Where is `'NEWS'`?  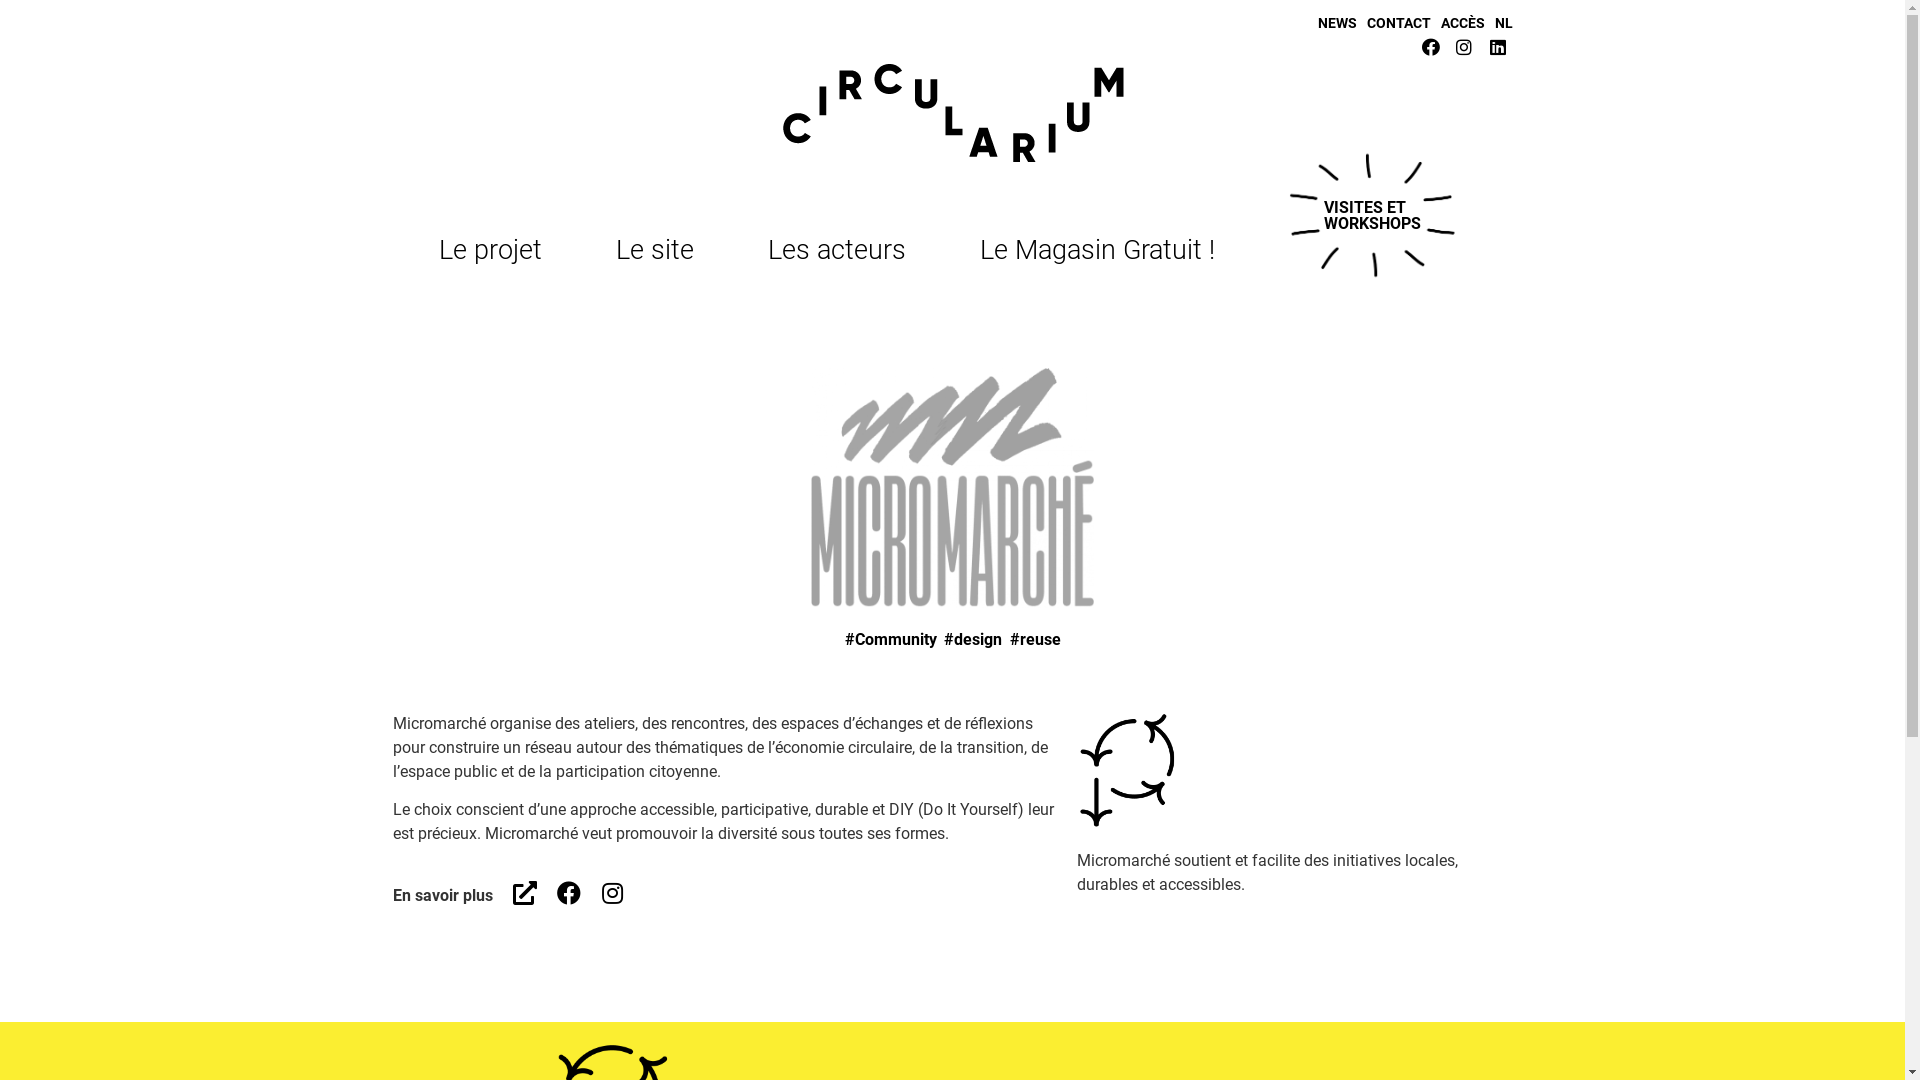
'NEWS' is located at coordinates (1318, 23).